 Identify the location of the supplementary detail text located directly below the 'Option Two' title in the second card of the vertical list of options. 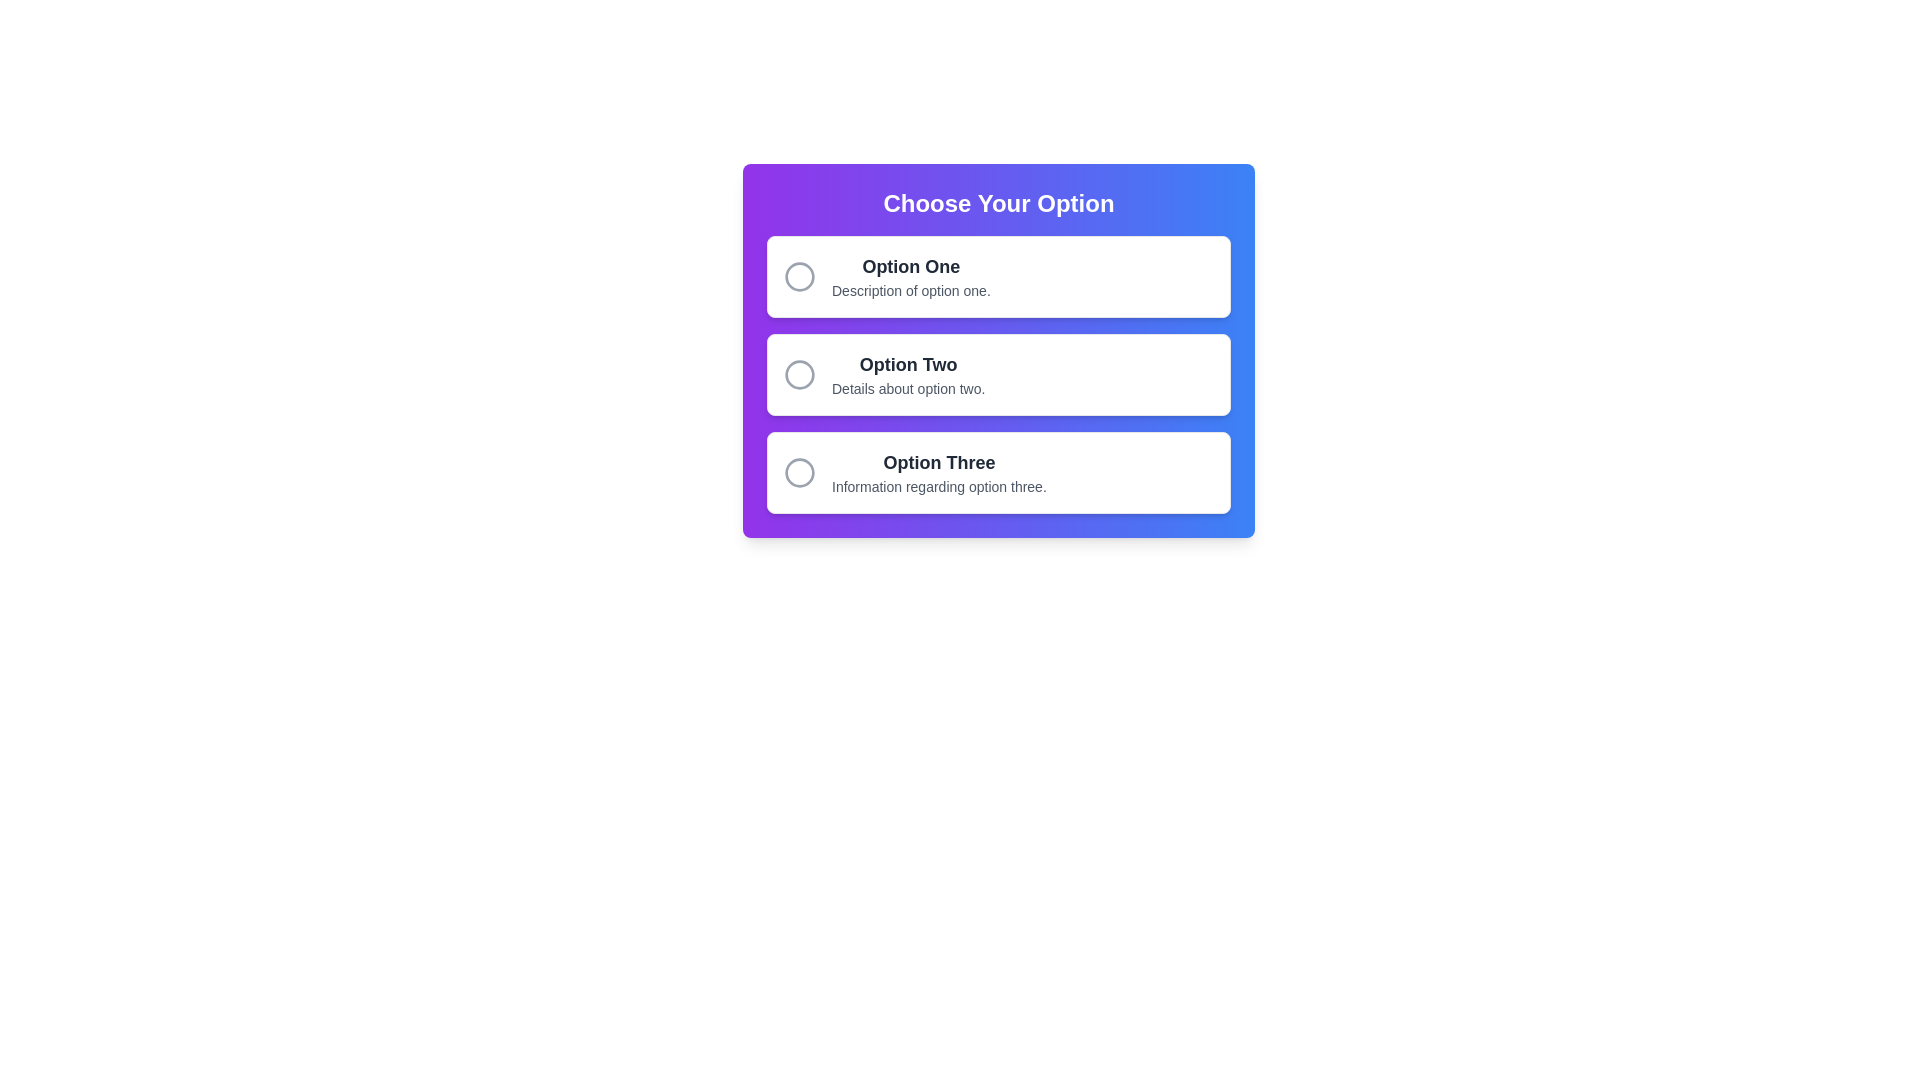
(907, 389).